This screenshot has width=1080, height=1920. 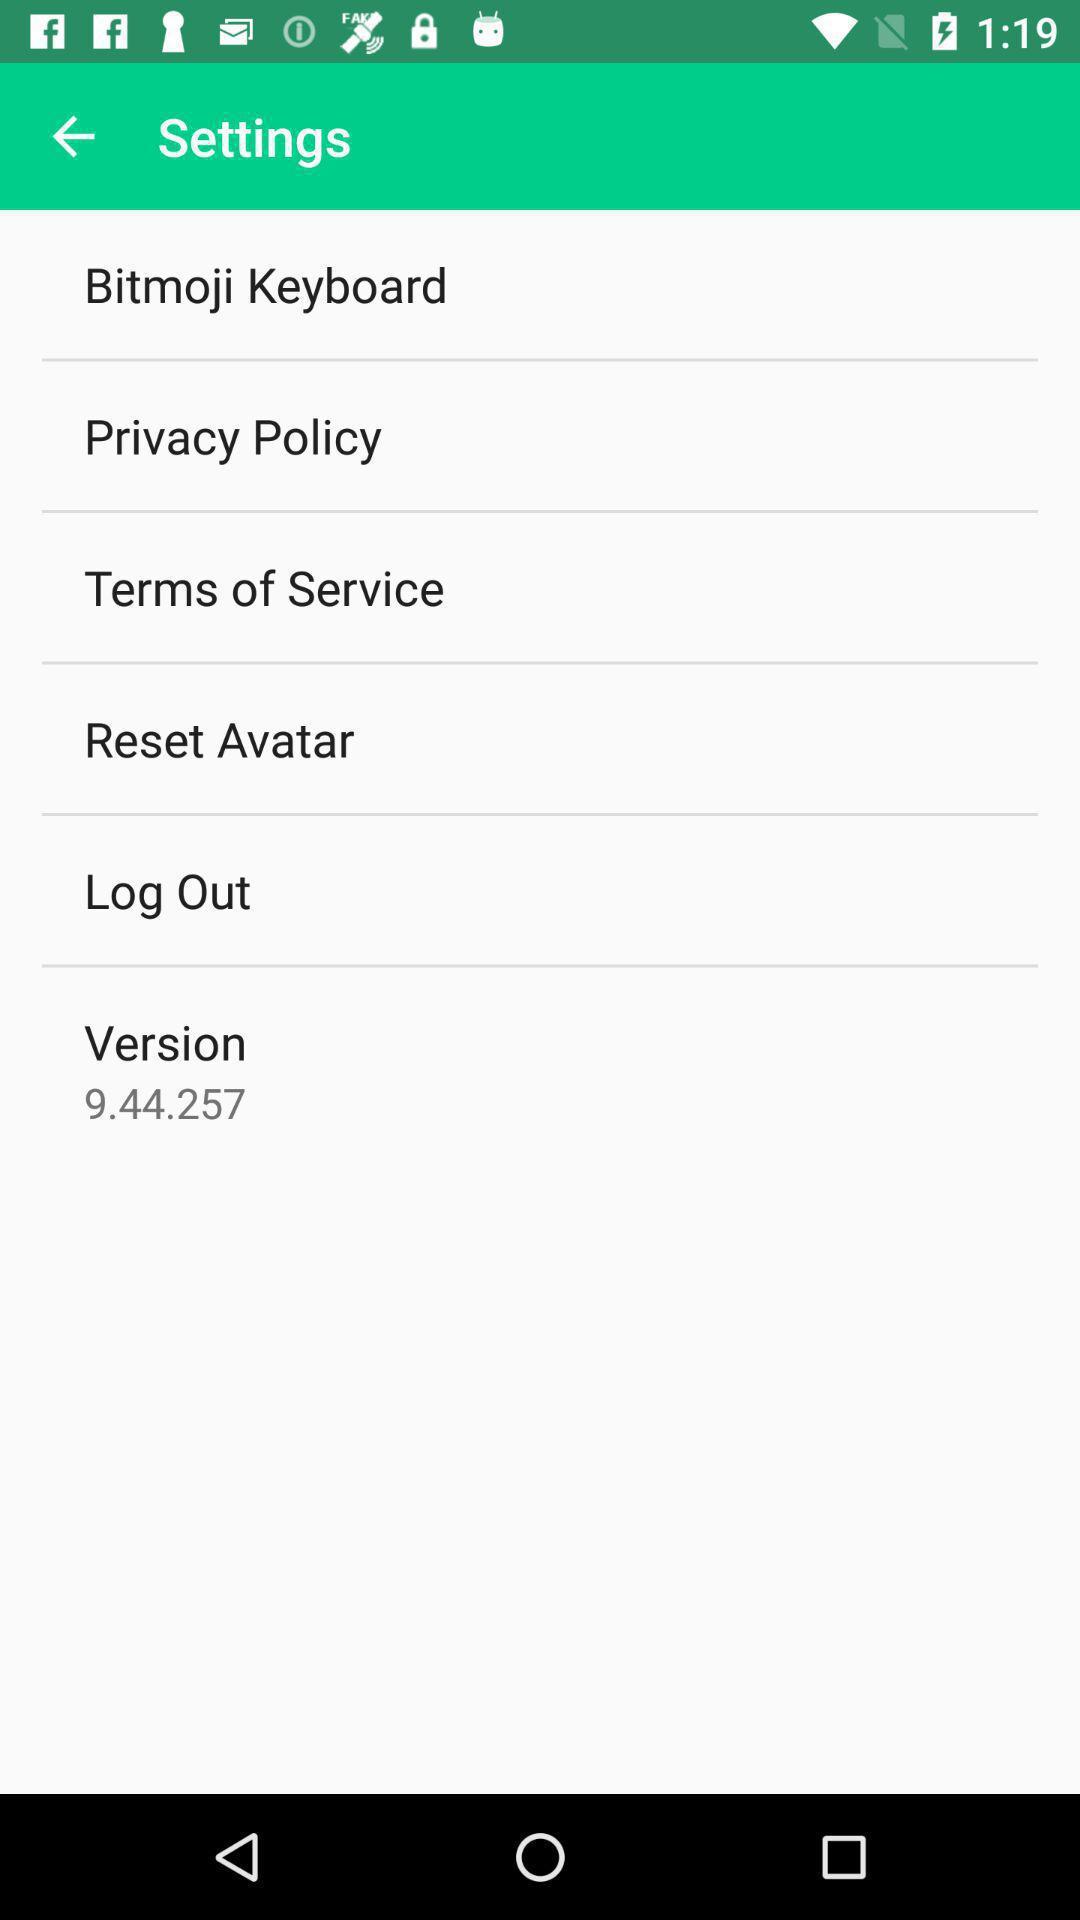 What do you see at coordinates (219, 737) in the screenshot?
I see `icon below terms of service icon` at bounding box center [219, 737].